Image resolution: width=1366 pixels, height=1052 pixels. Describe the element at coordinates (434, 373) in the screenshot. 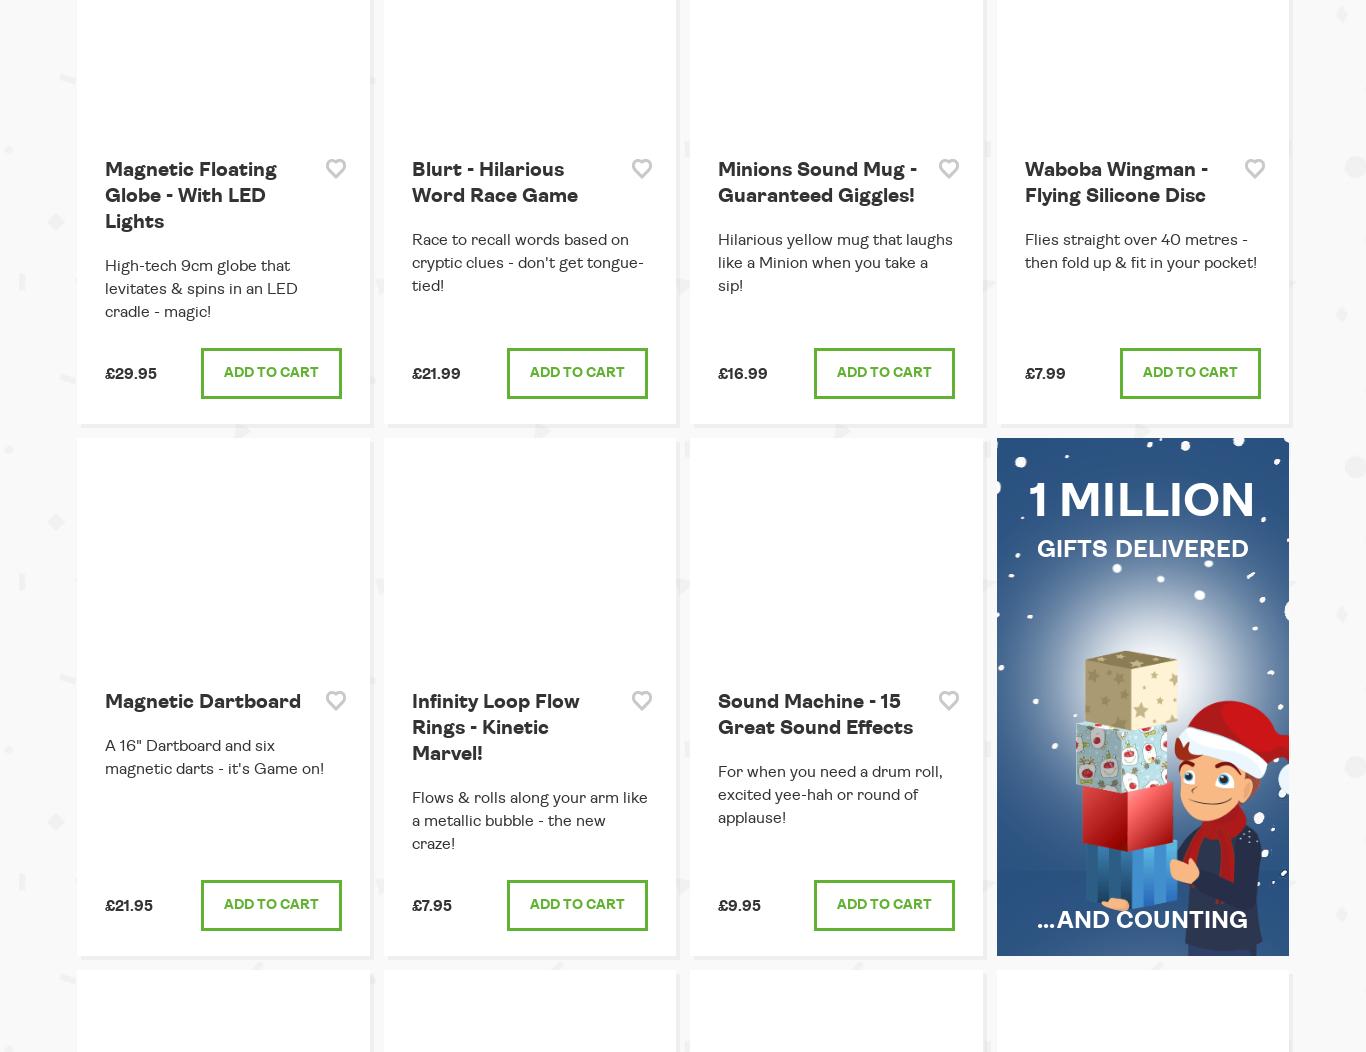

I see `'£21.99'` at that location.